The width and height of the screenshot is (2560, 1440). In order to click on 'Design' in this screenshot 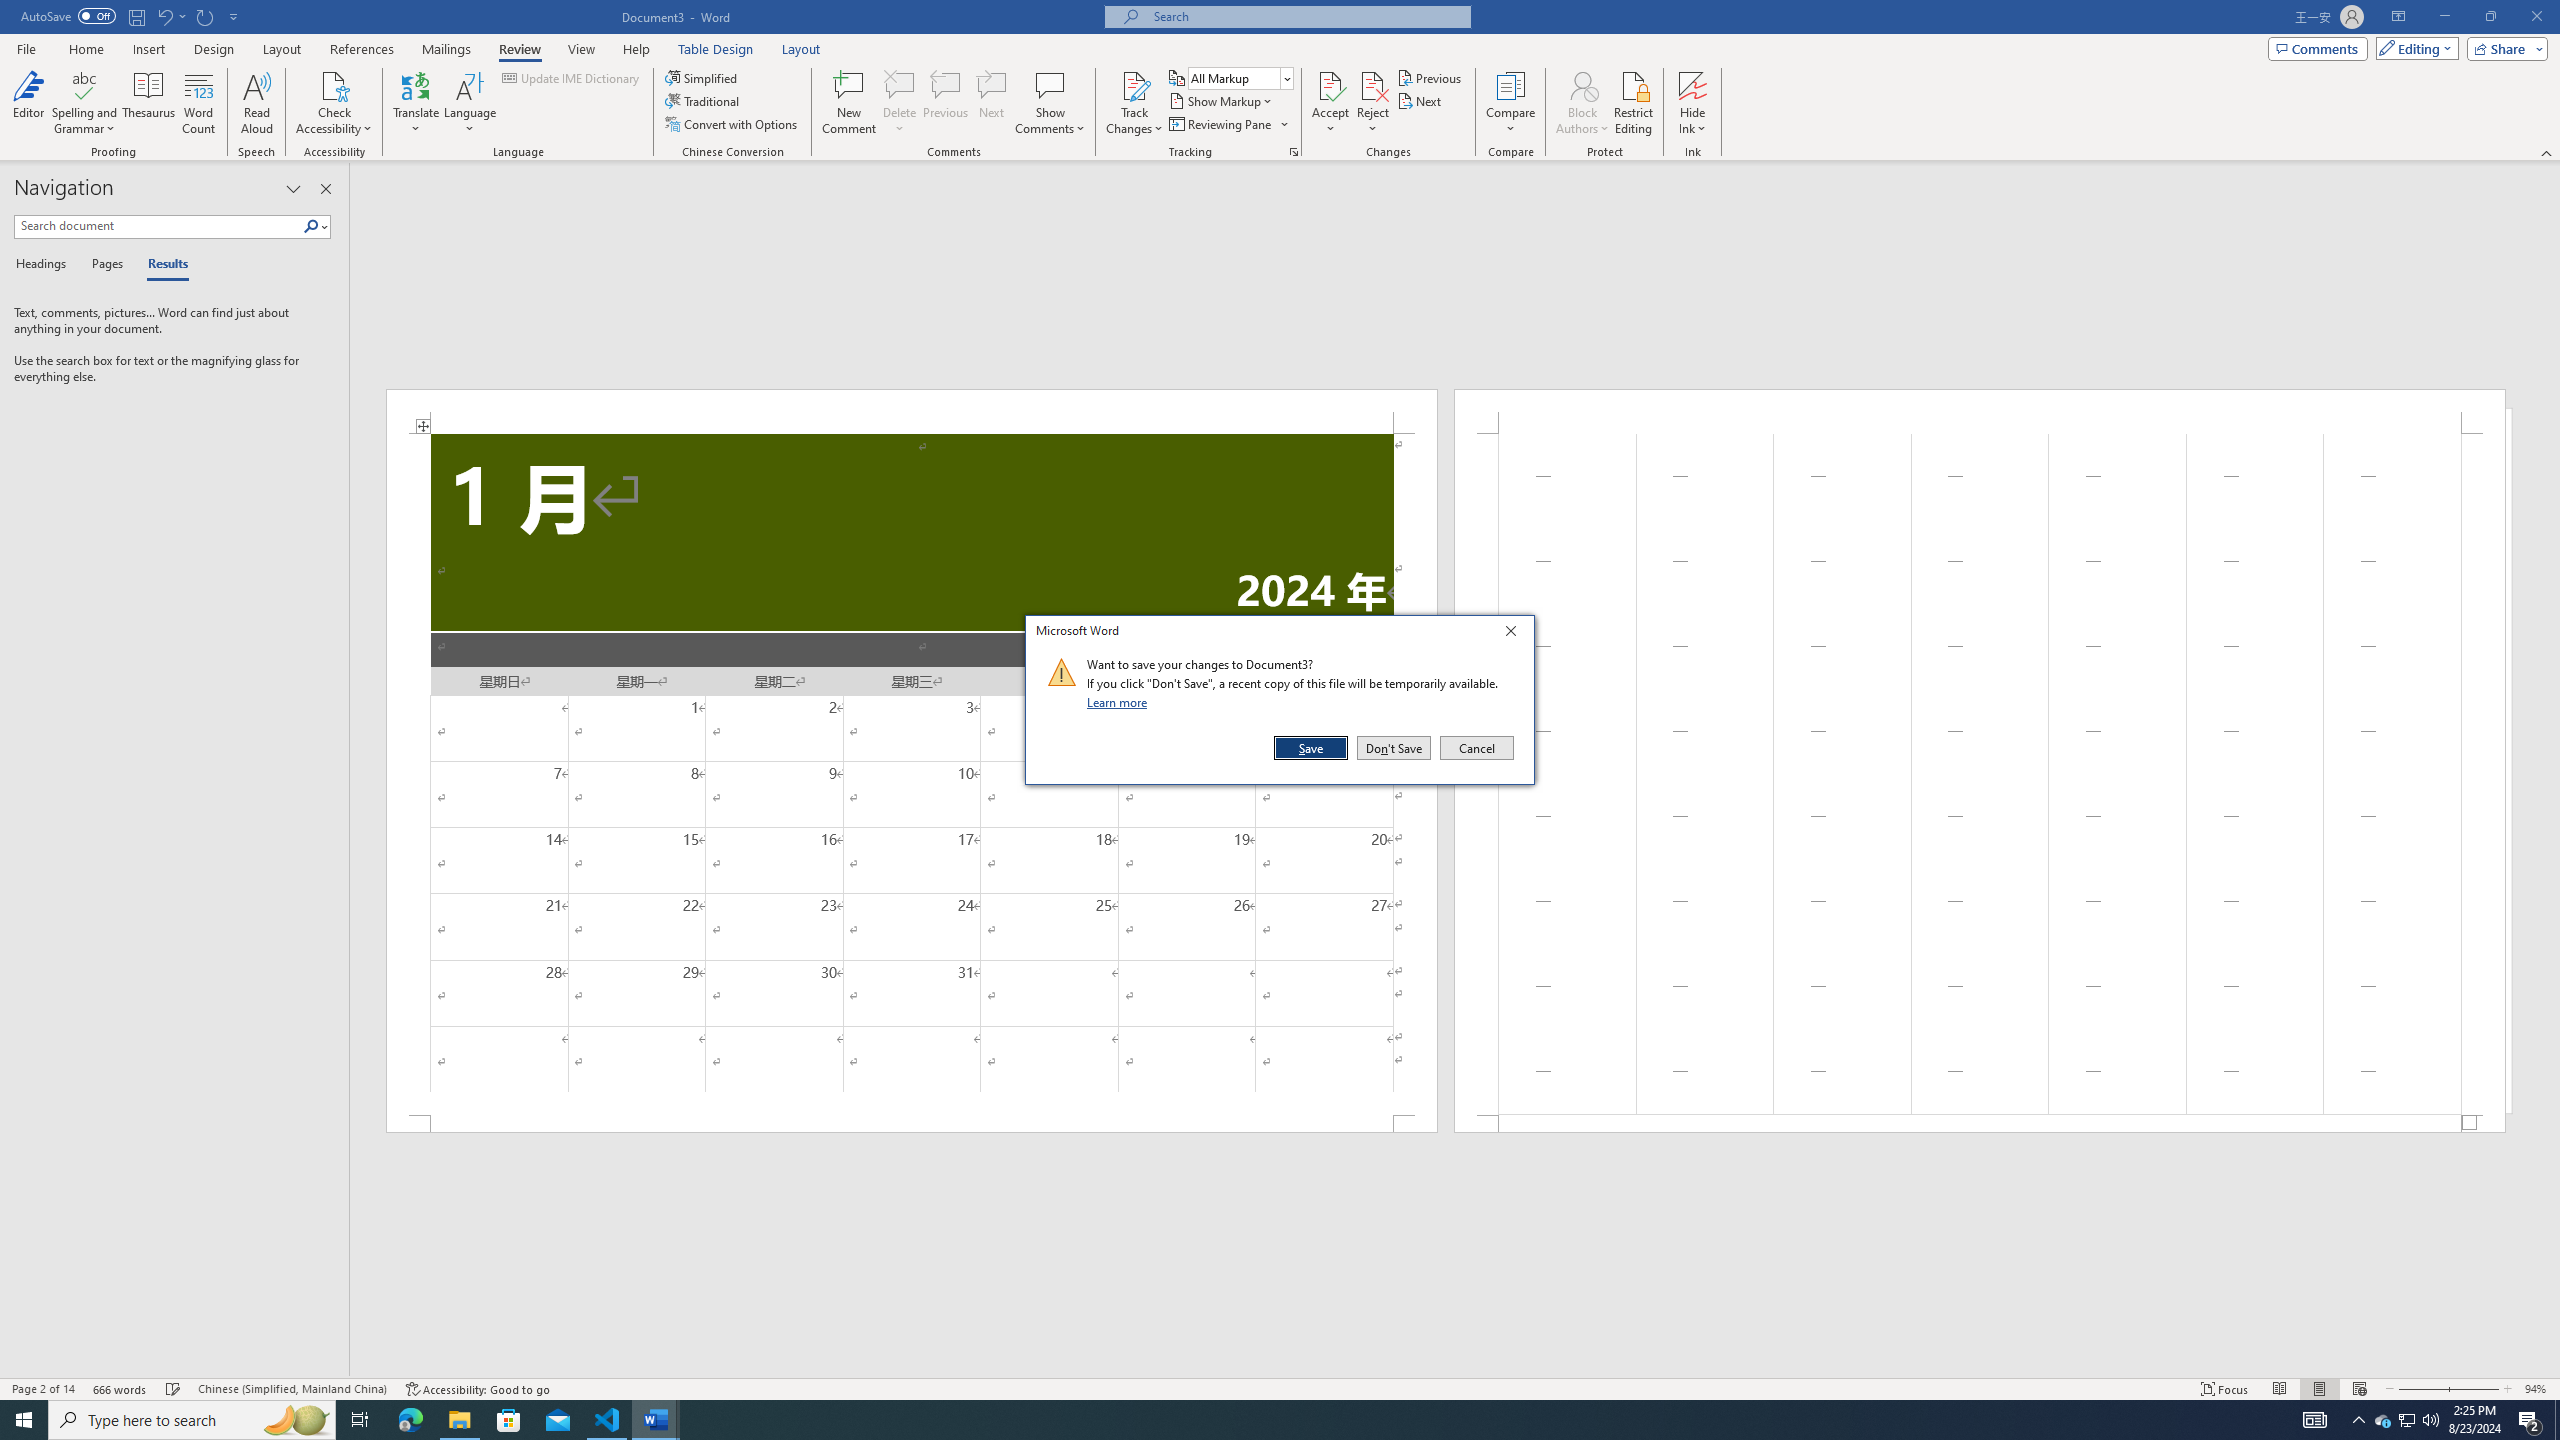, I will do `click(215, 49)`.